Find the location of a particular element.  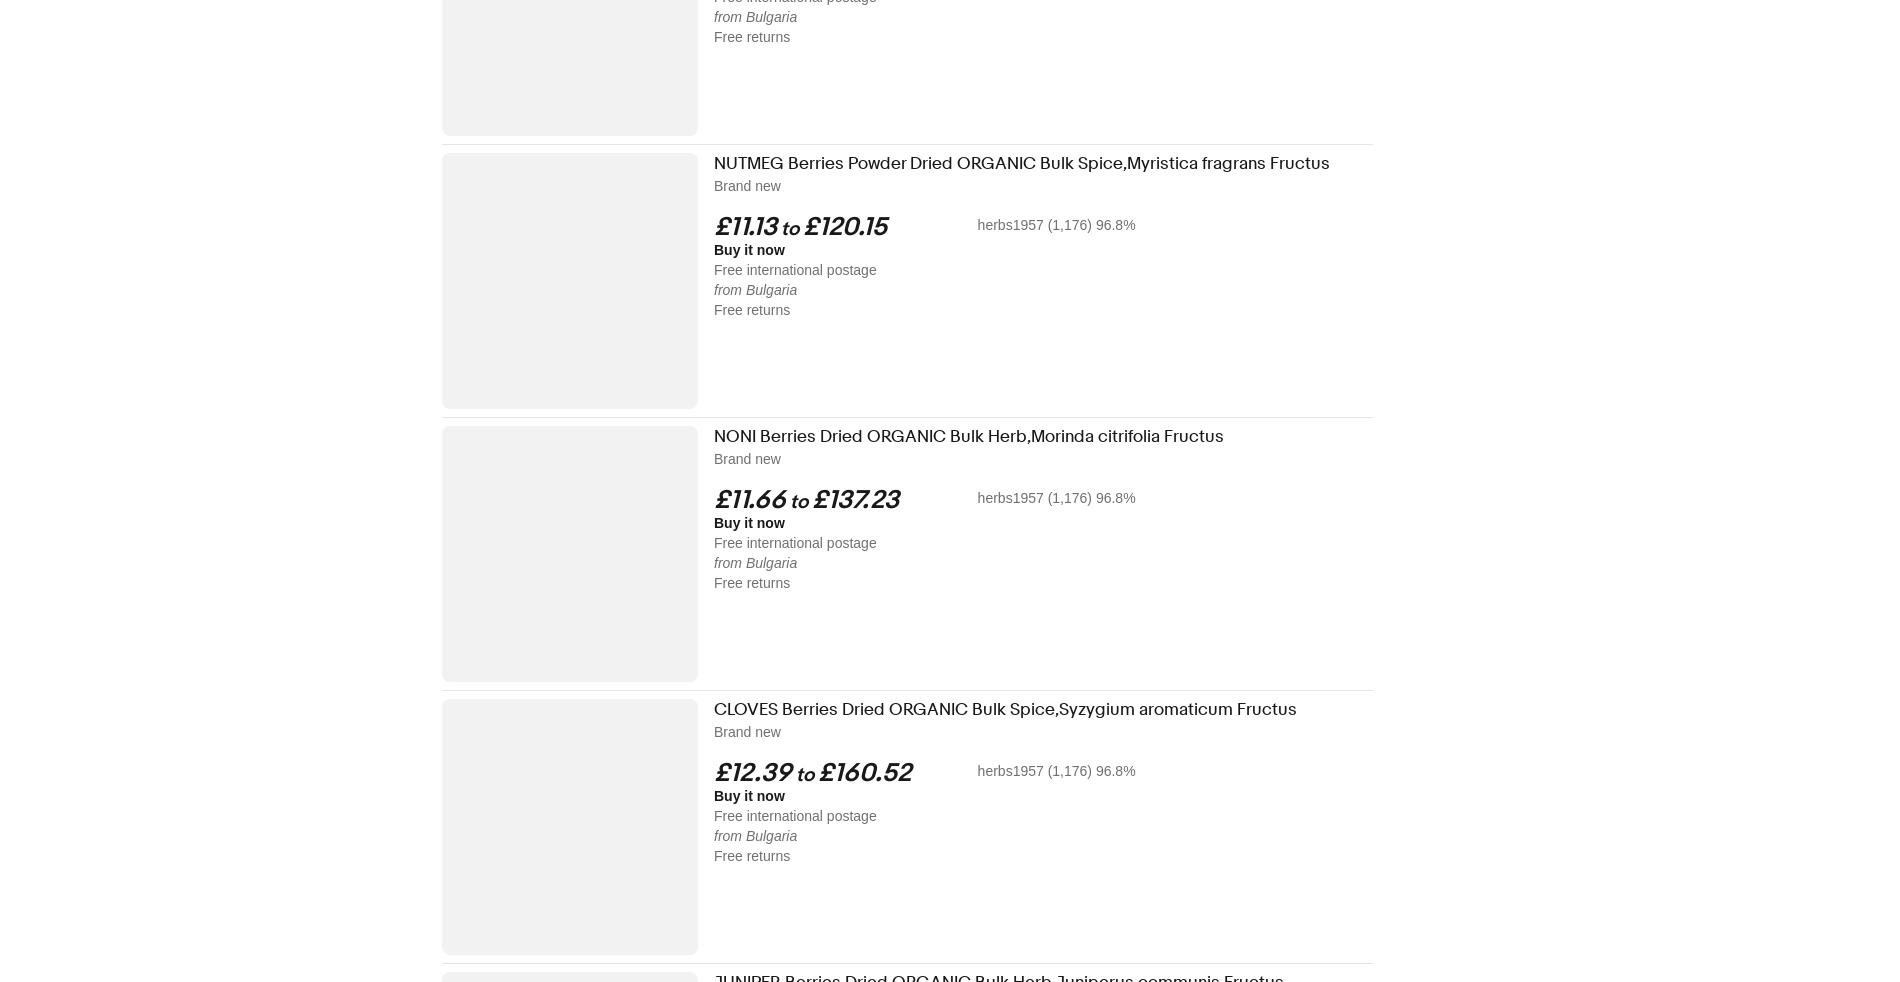

'£137.23' is located at coordinates (854, 499).